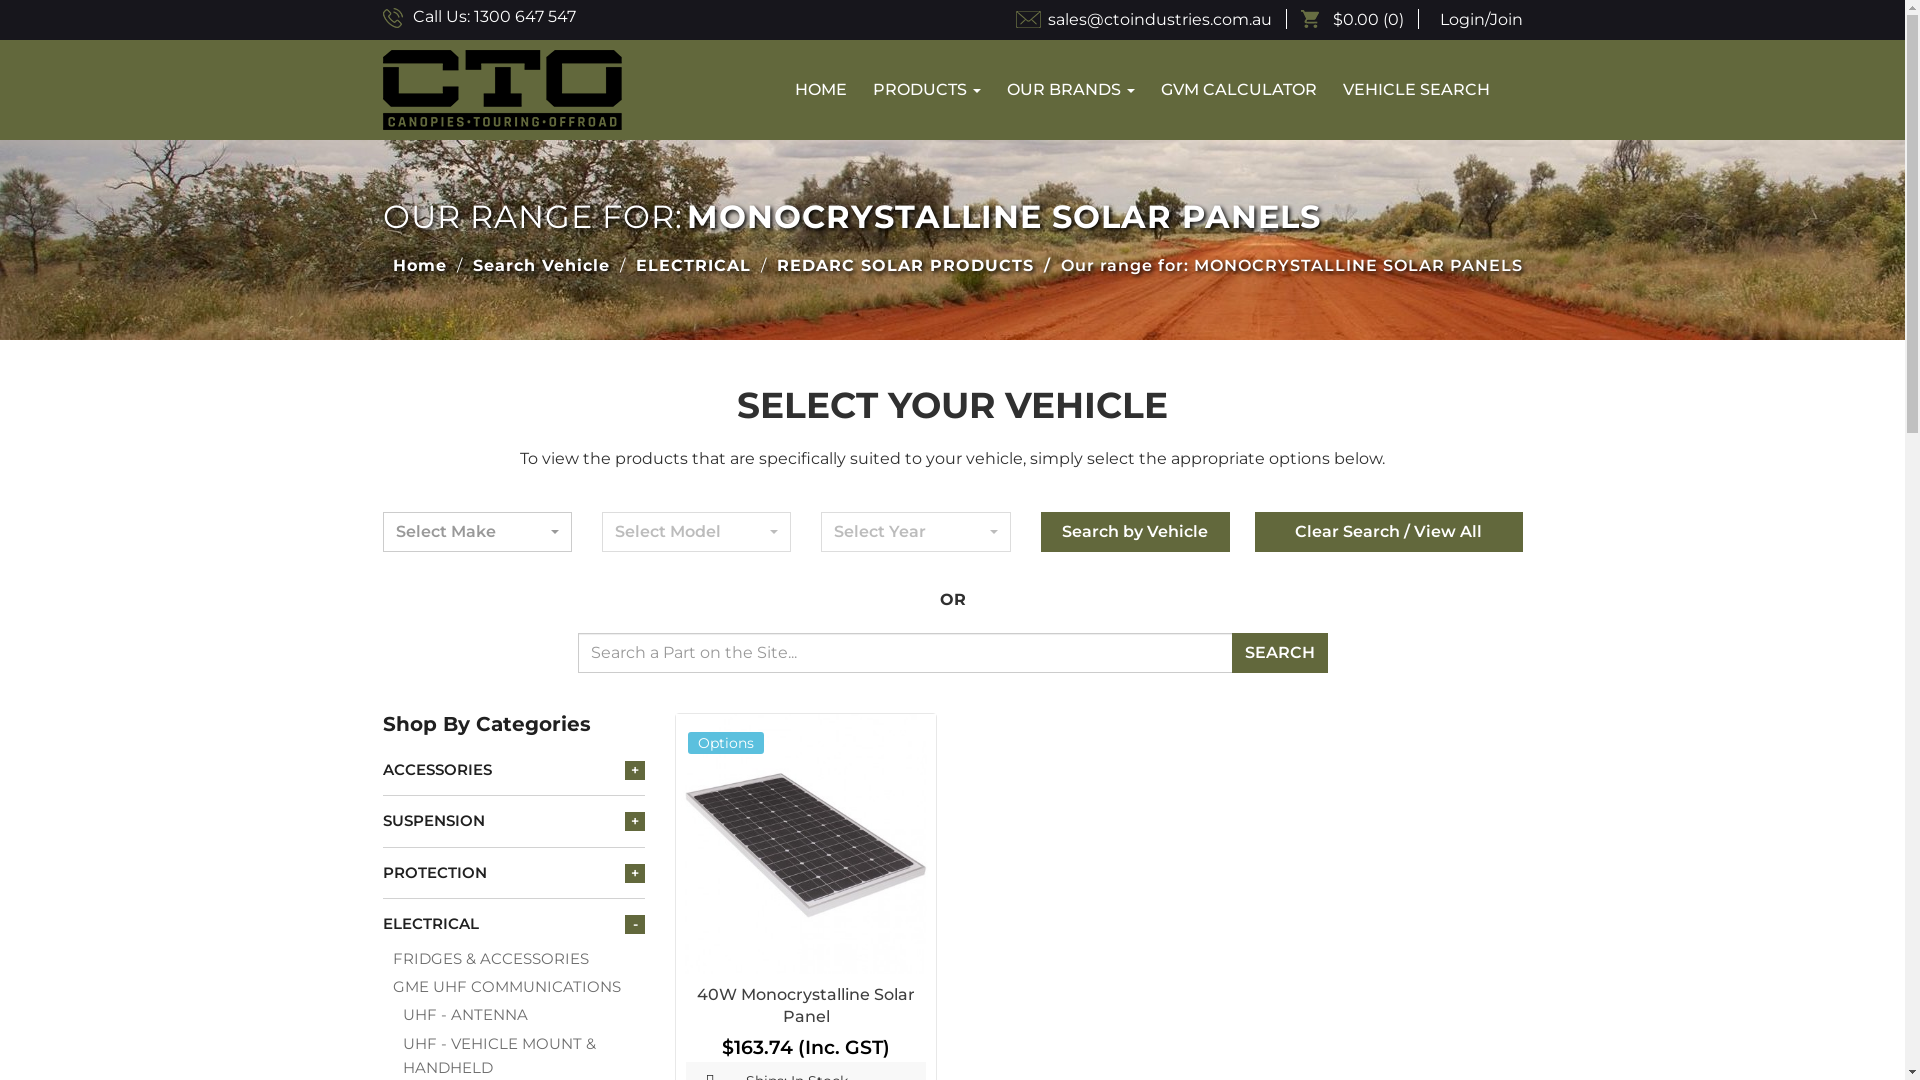 The image size is (1920, 1080). What do you see at coordinates (633, 924) in the screenshot?
I see `'-'` at bounding box center [633, 924].